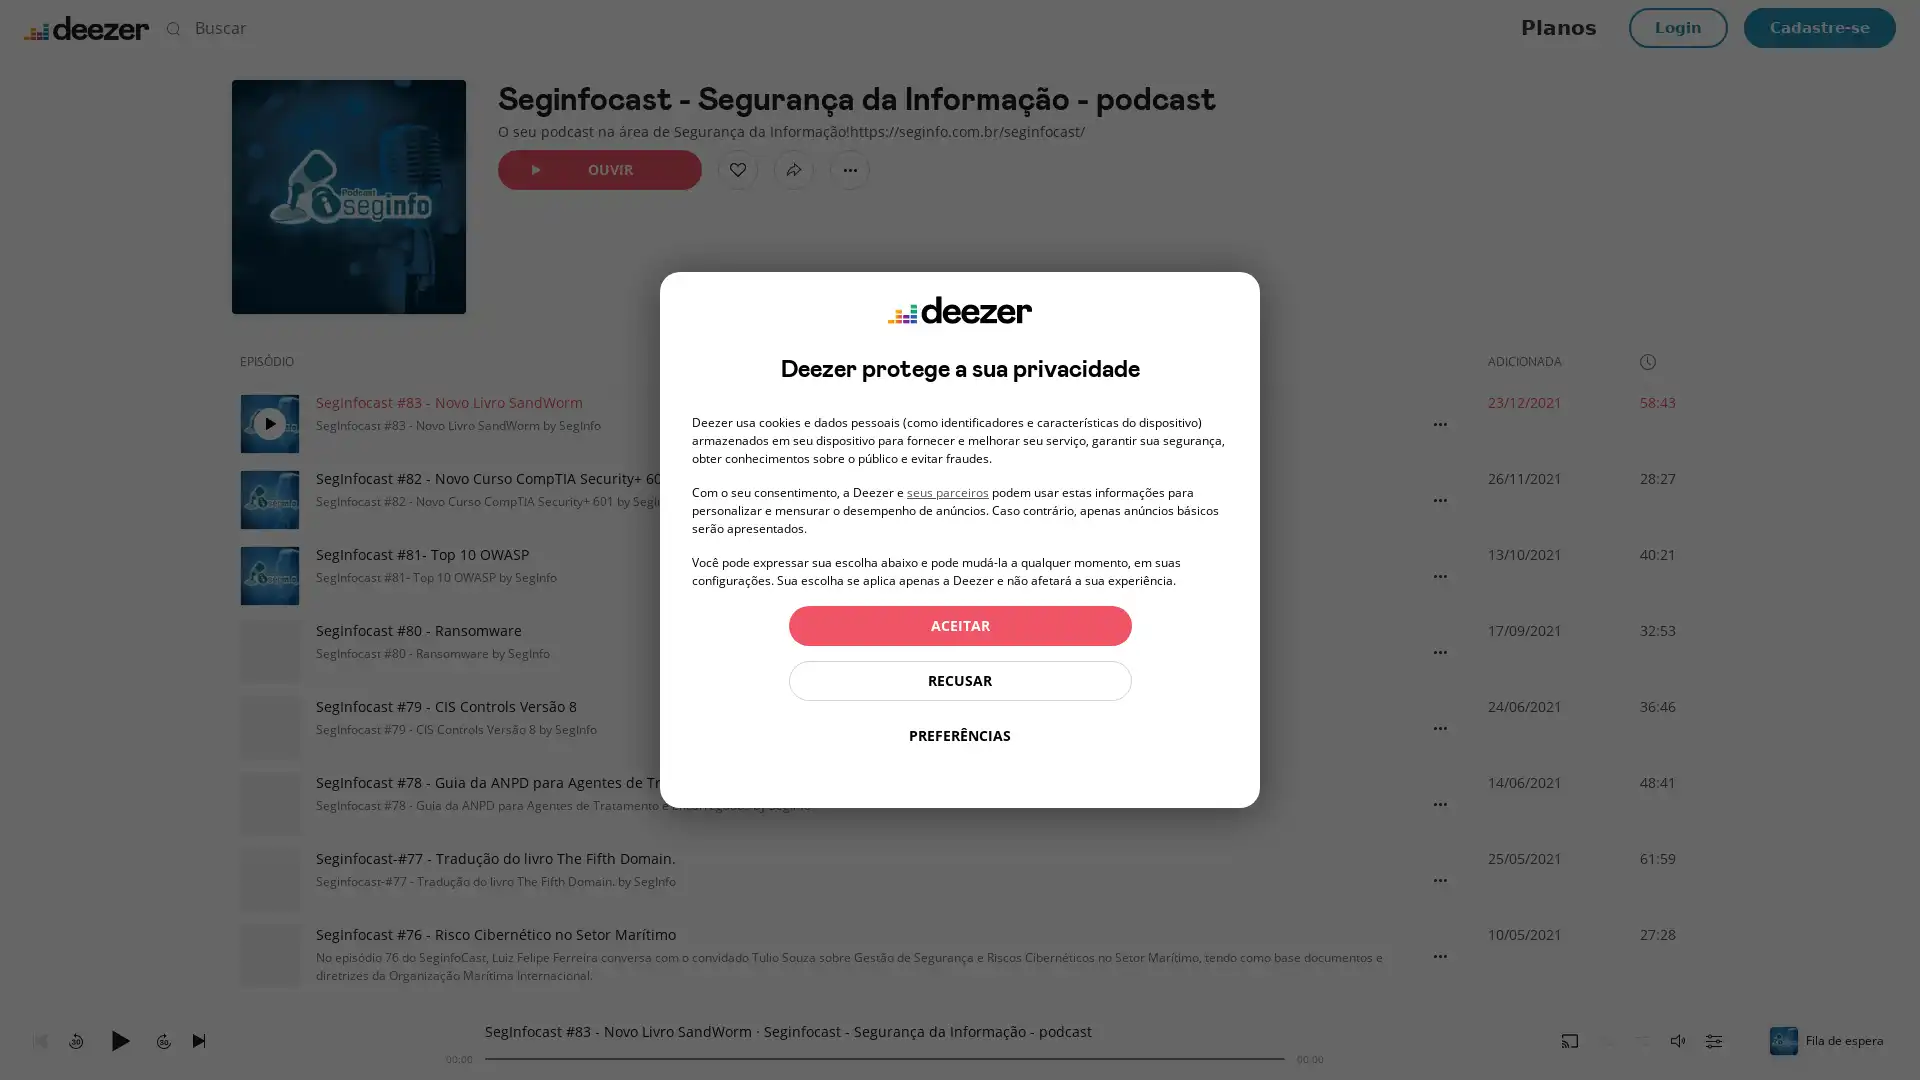 The image size is (1920, 1080). I want to click on Tocar, so click(119, 1039).